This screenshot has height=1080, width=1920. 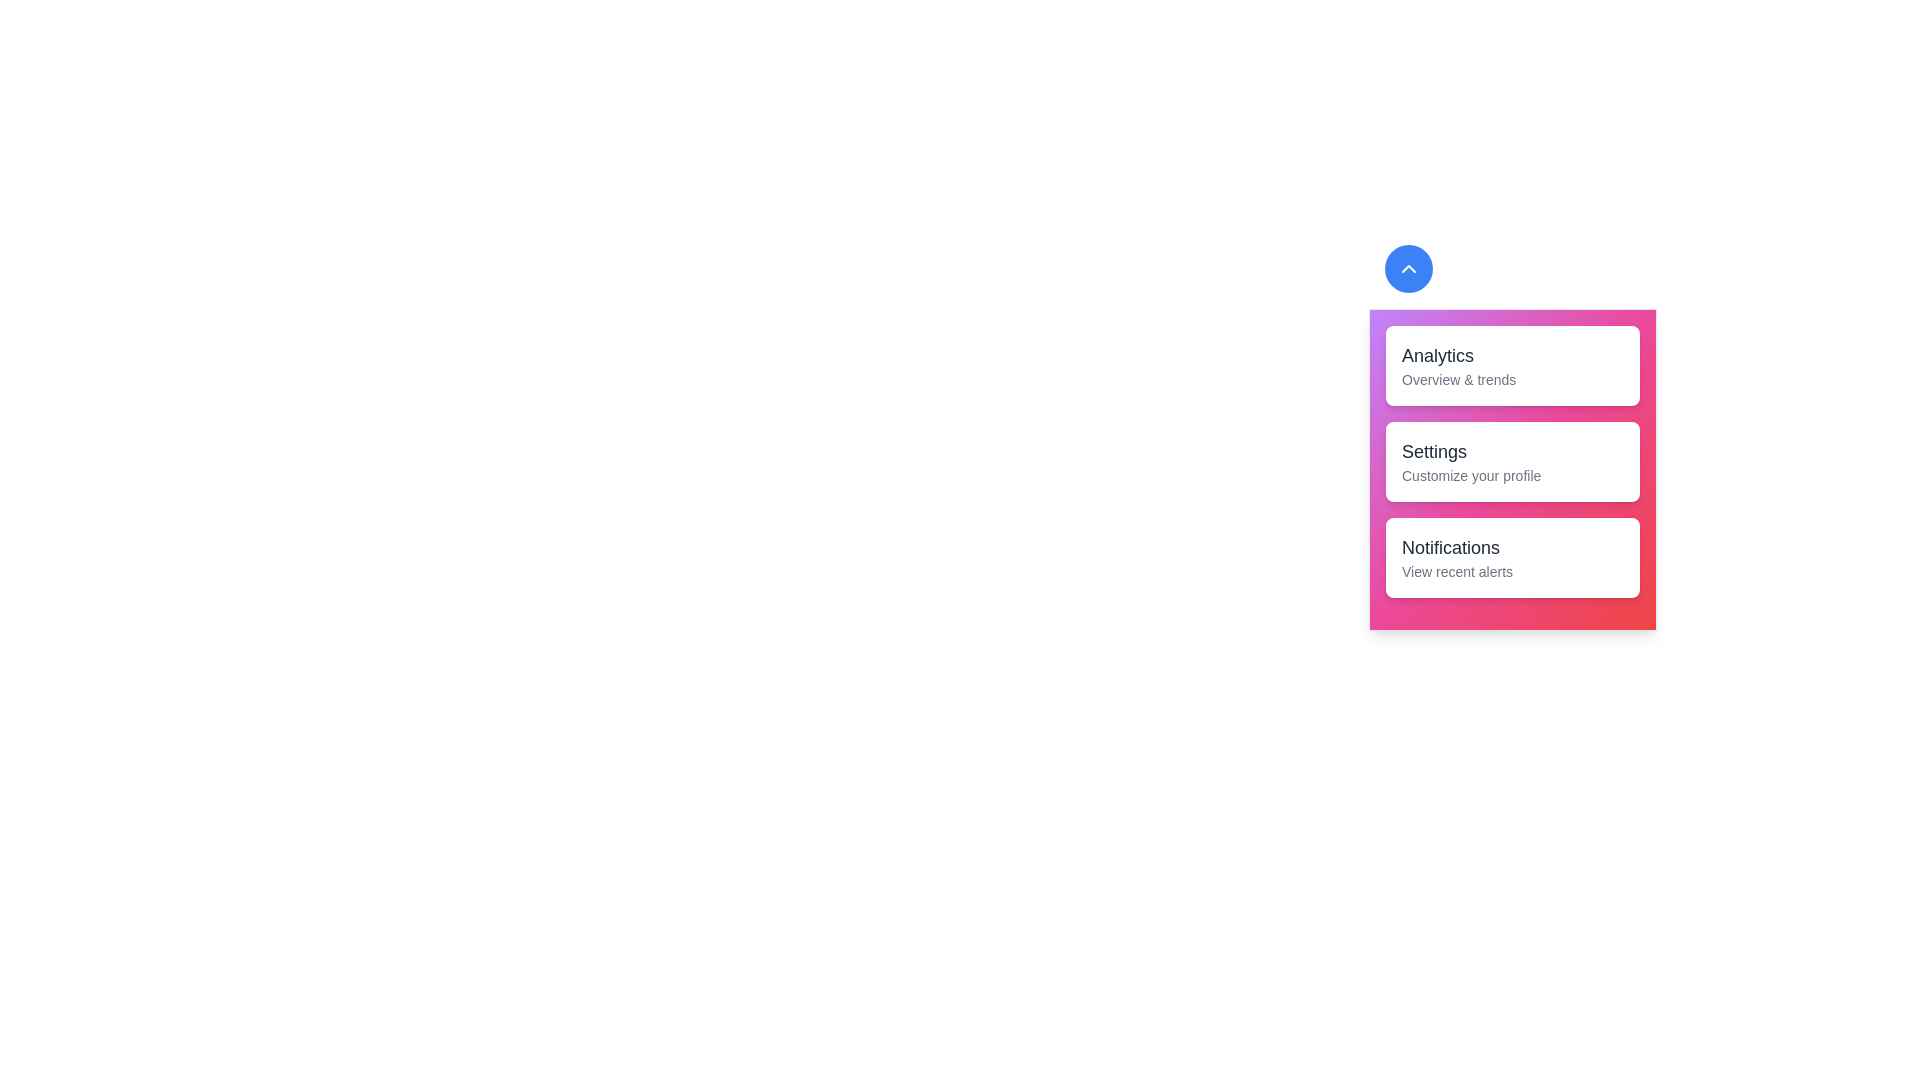 I want to click on the category card labeled 'Notifications' to observe its hover effect, so click(x=1512, y=558).